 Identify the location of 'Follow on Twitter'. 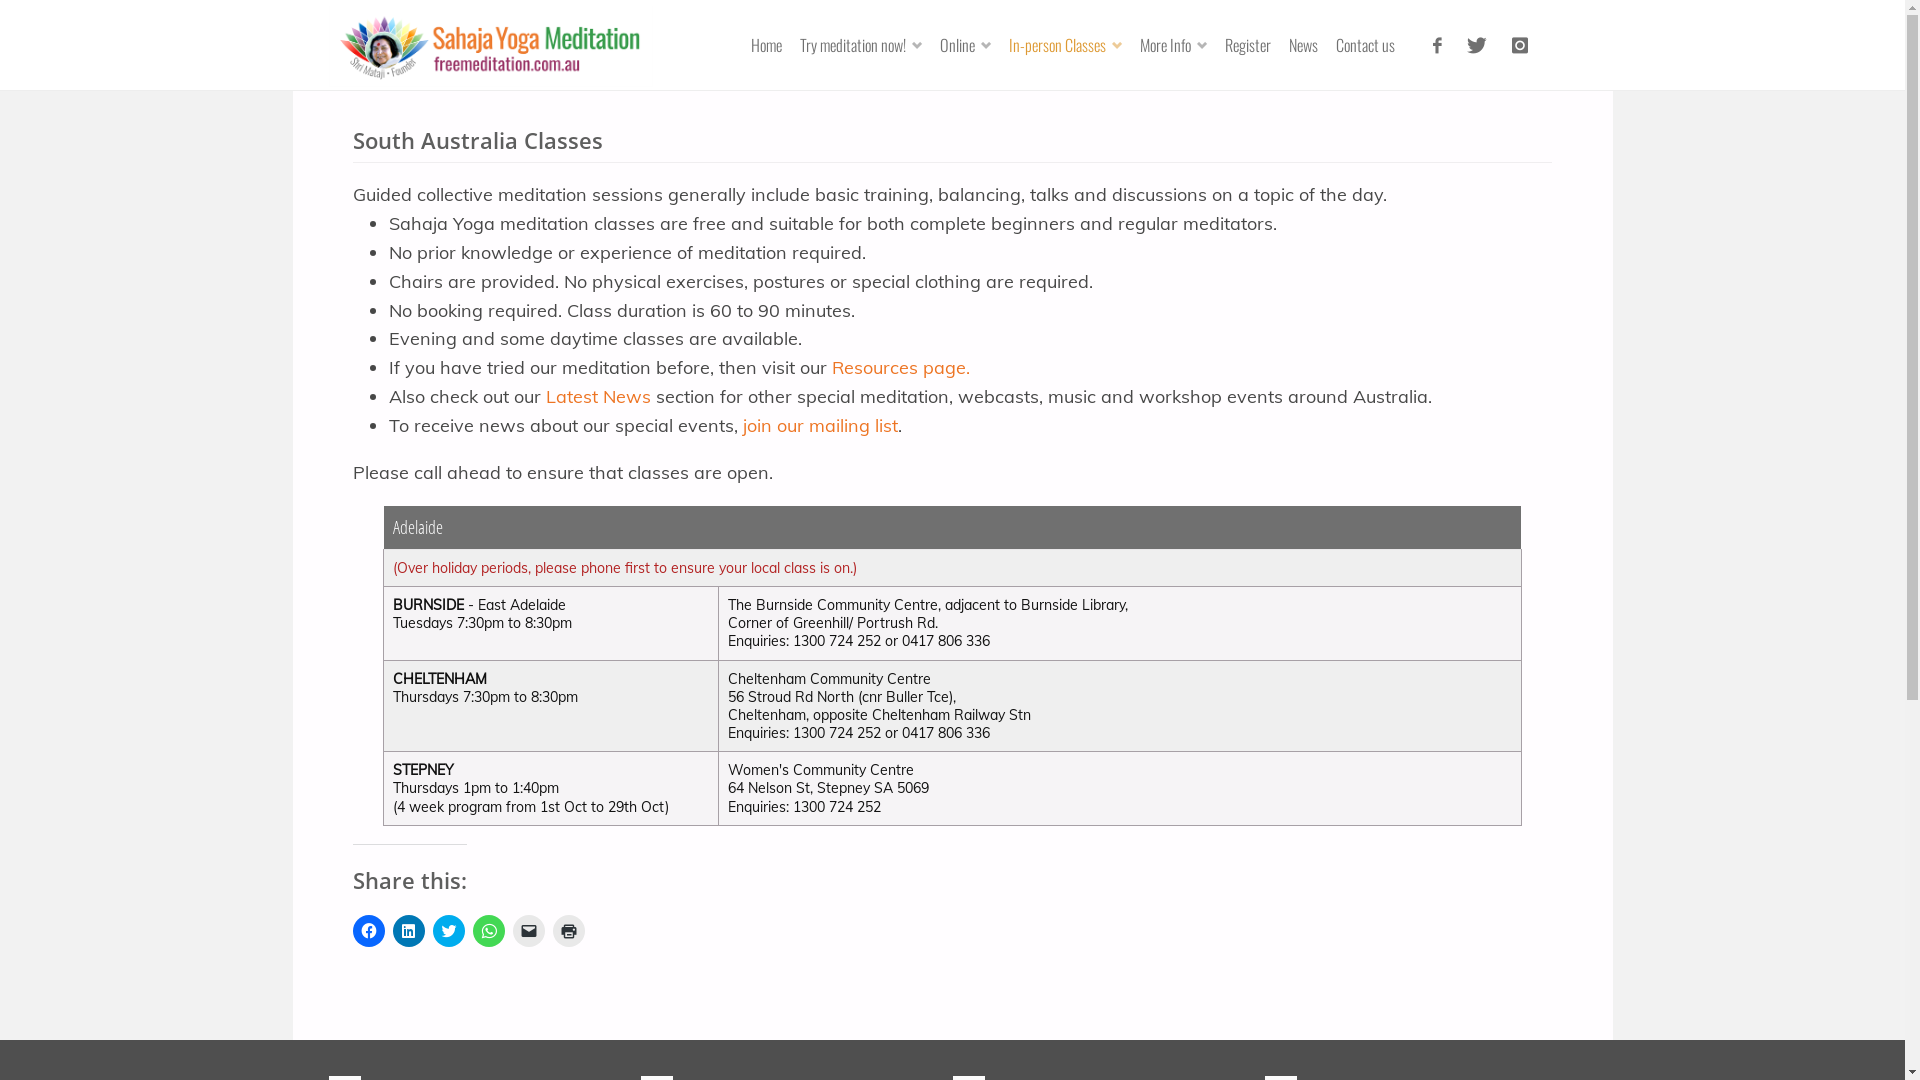
(1476, 45).